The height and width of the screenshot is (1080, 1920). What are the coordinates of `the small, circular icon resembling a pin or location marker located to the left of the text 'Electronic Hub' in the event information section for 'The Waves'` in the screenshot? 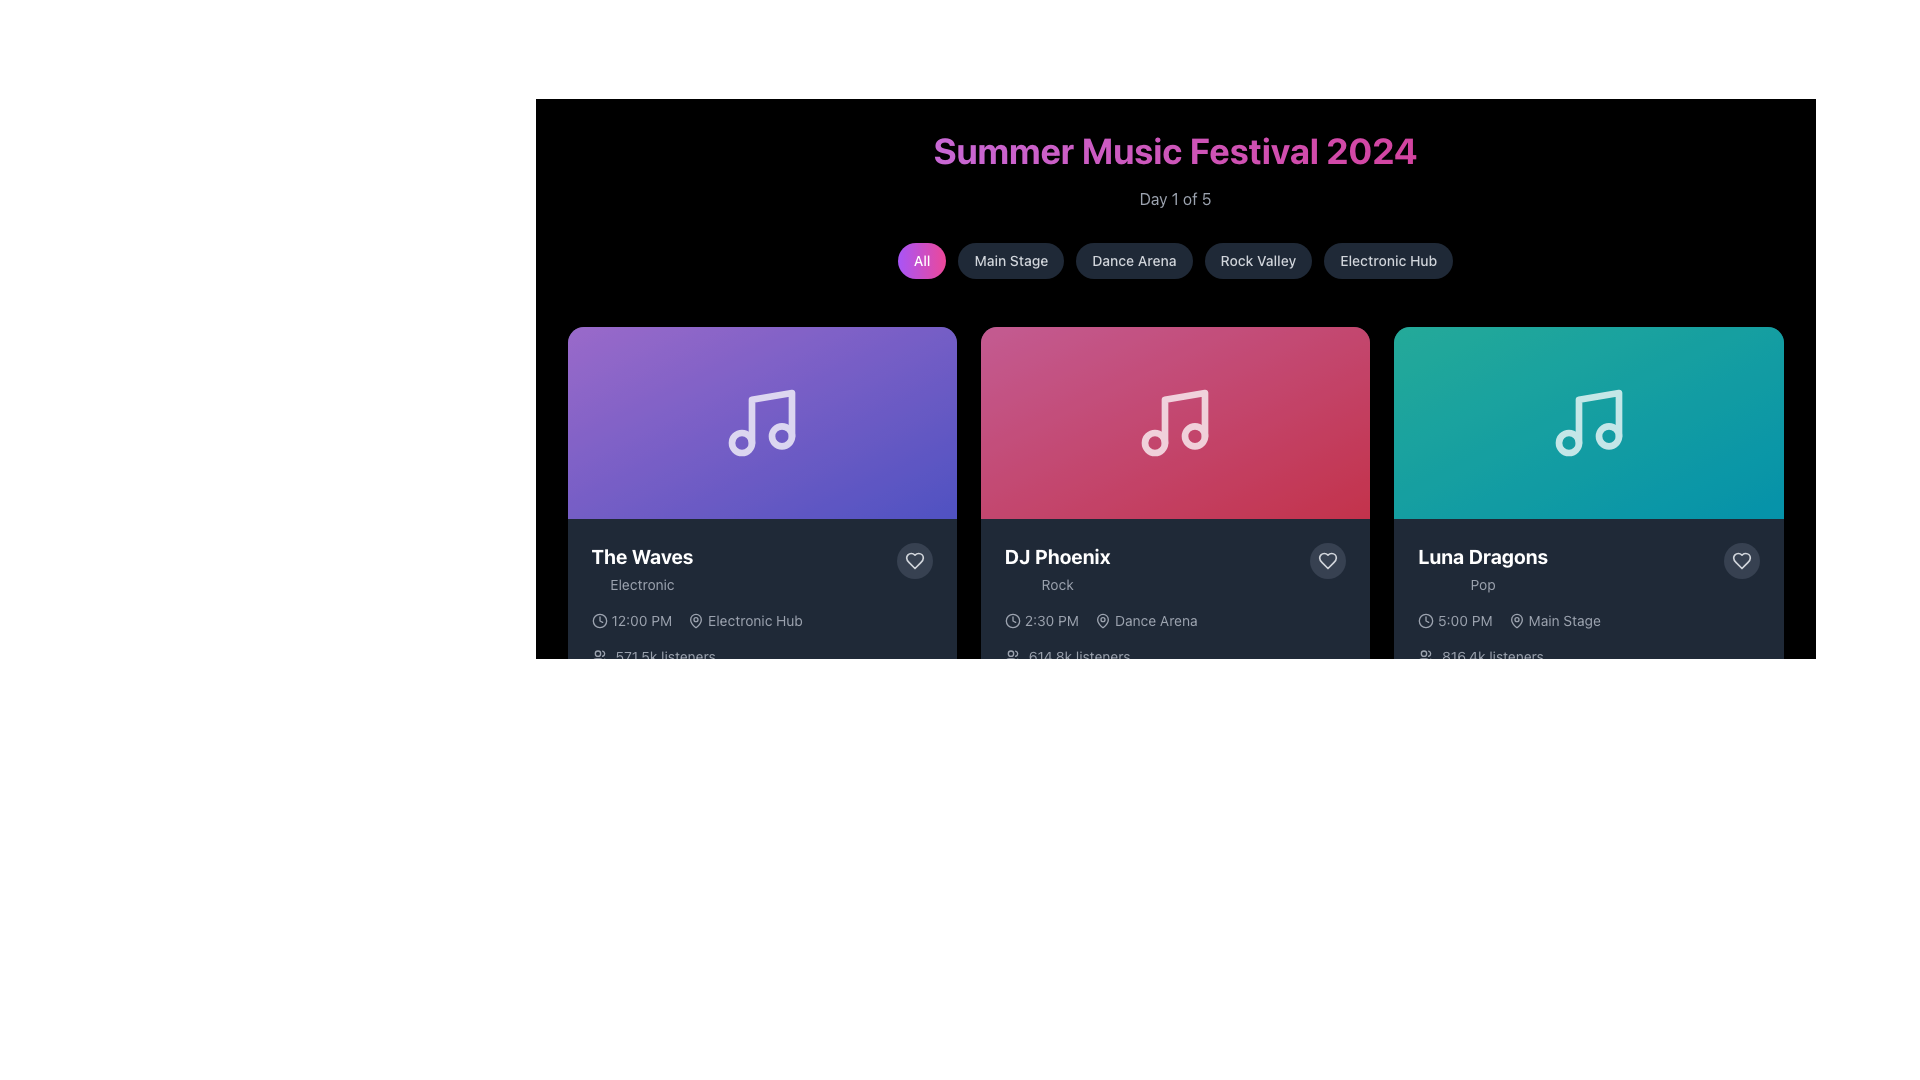 It's located at (696, 620).